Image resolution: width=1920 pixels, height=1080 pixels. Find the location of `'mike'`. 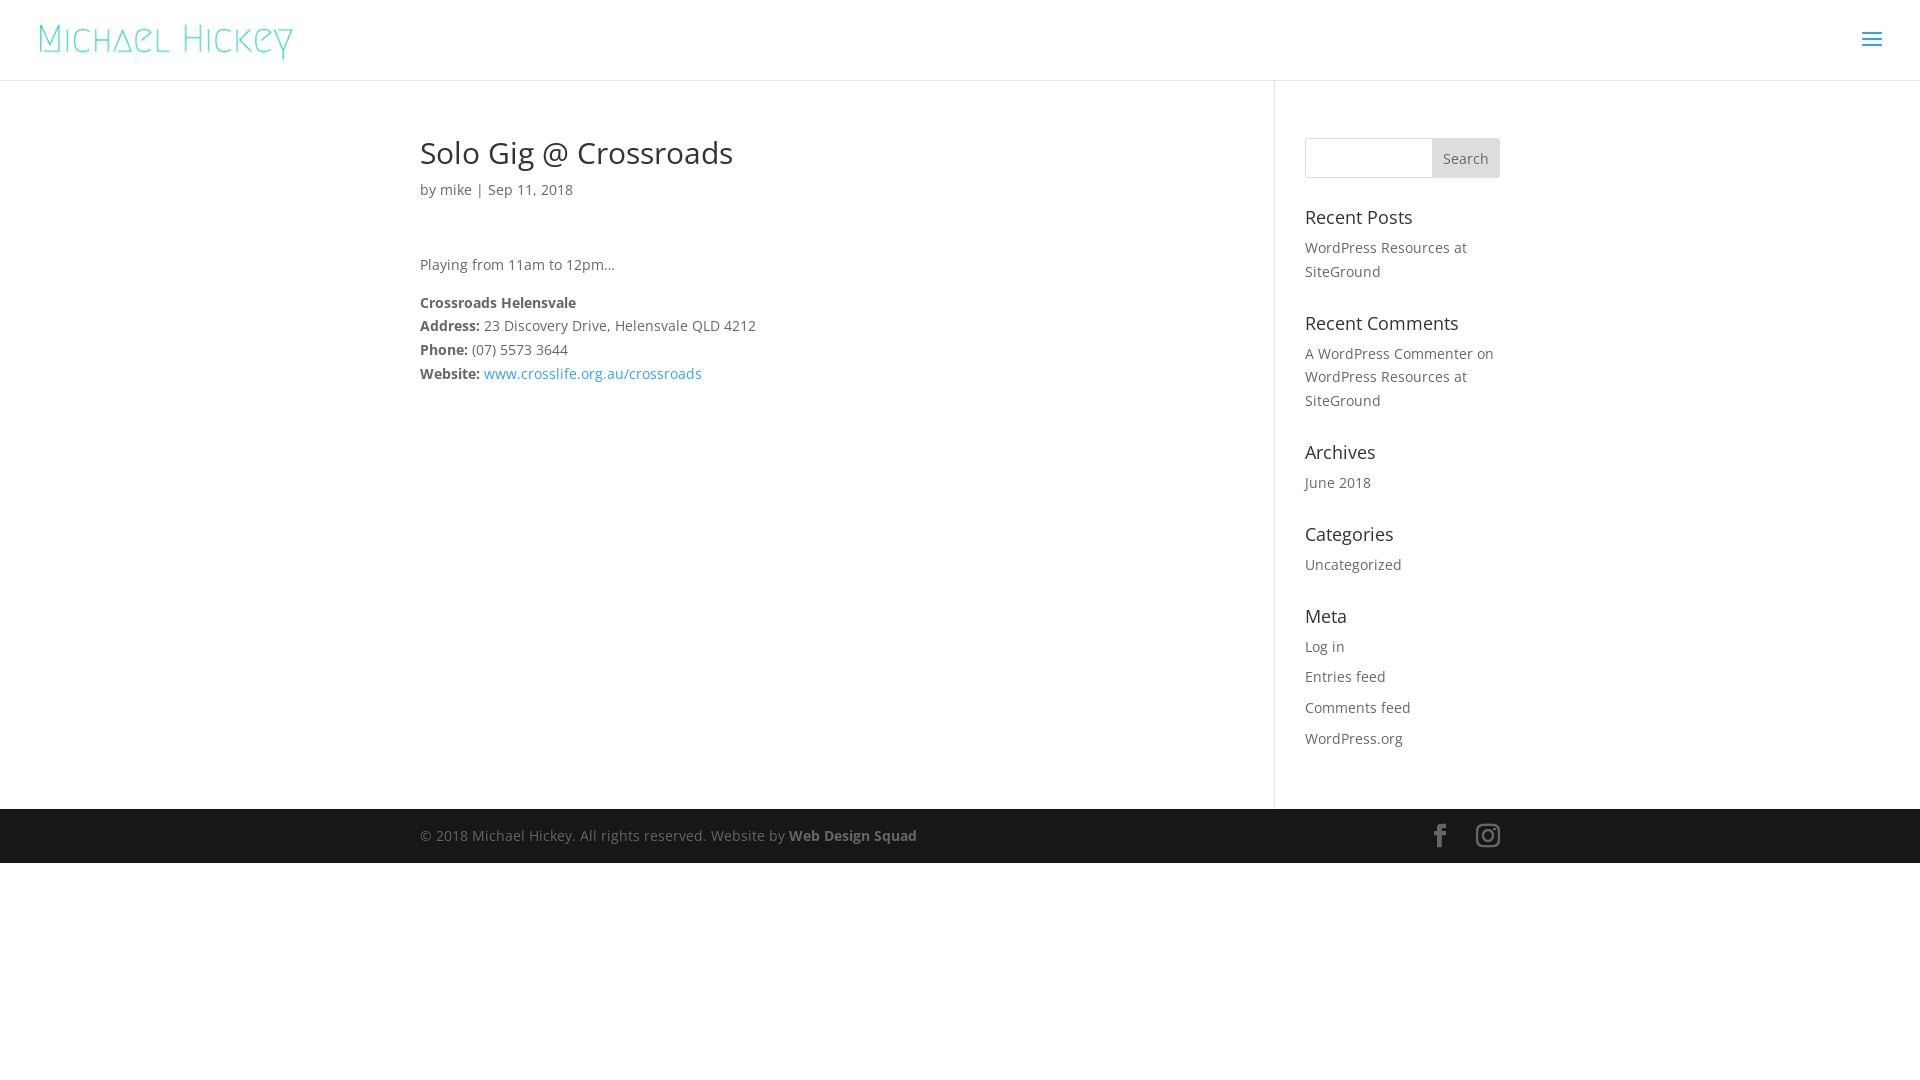

'mike' is located at coordinates (439, 189).